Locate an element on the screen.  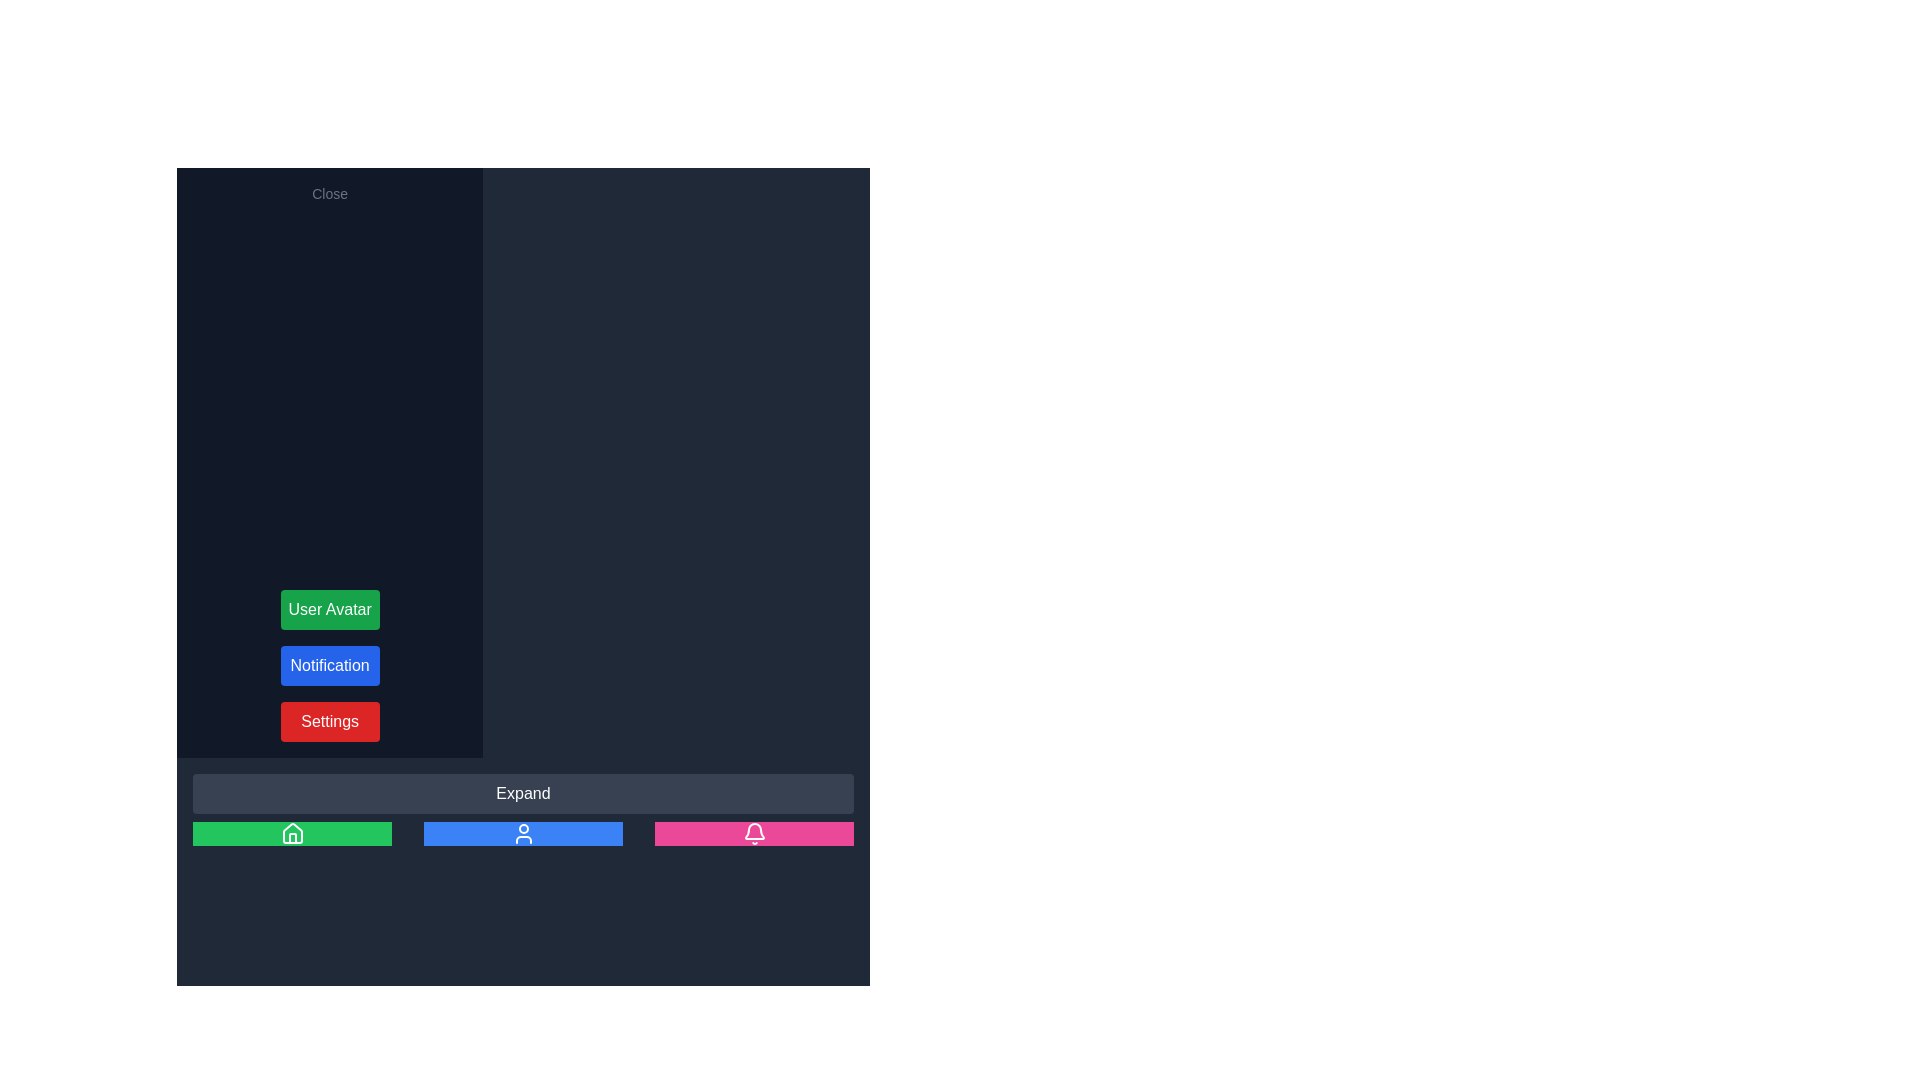
the pink bell icon located at the bottom of the interface, which is the third icon from the left is located at coordinates (753, 833).